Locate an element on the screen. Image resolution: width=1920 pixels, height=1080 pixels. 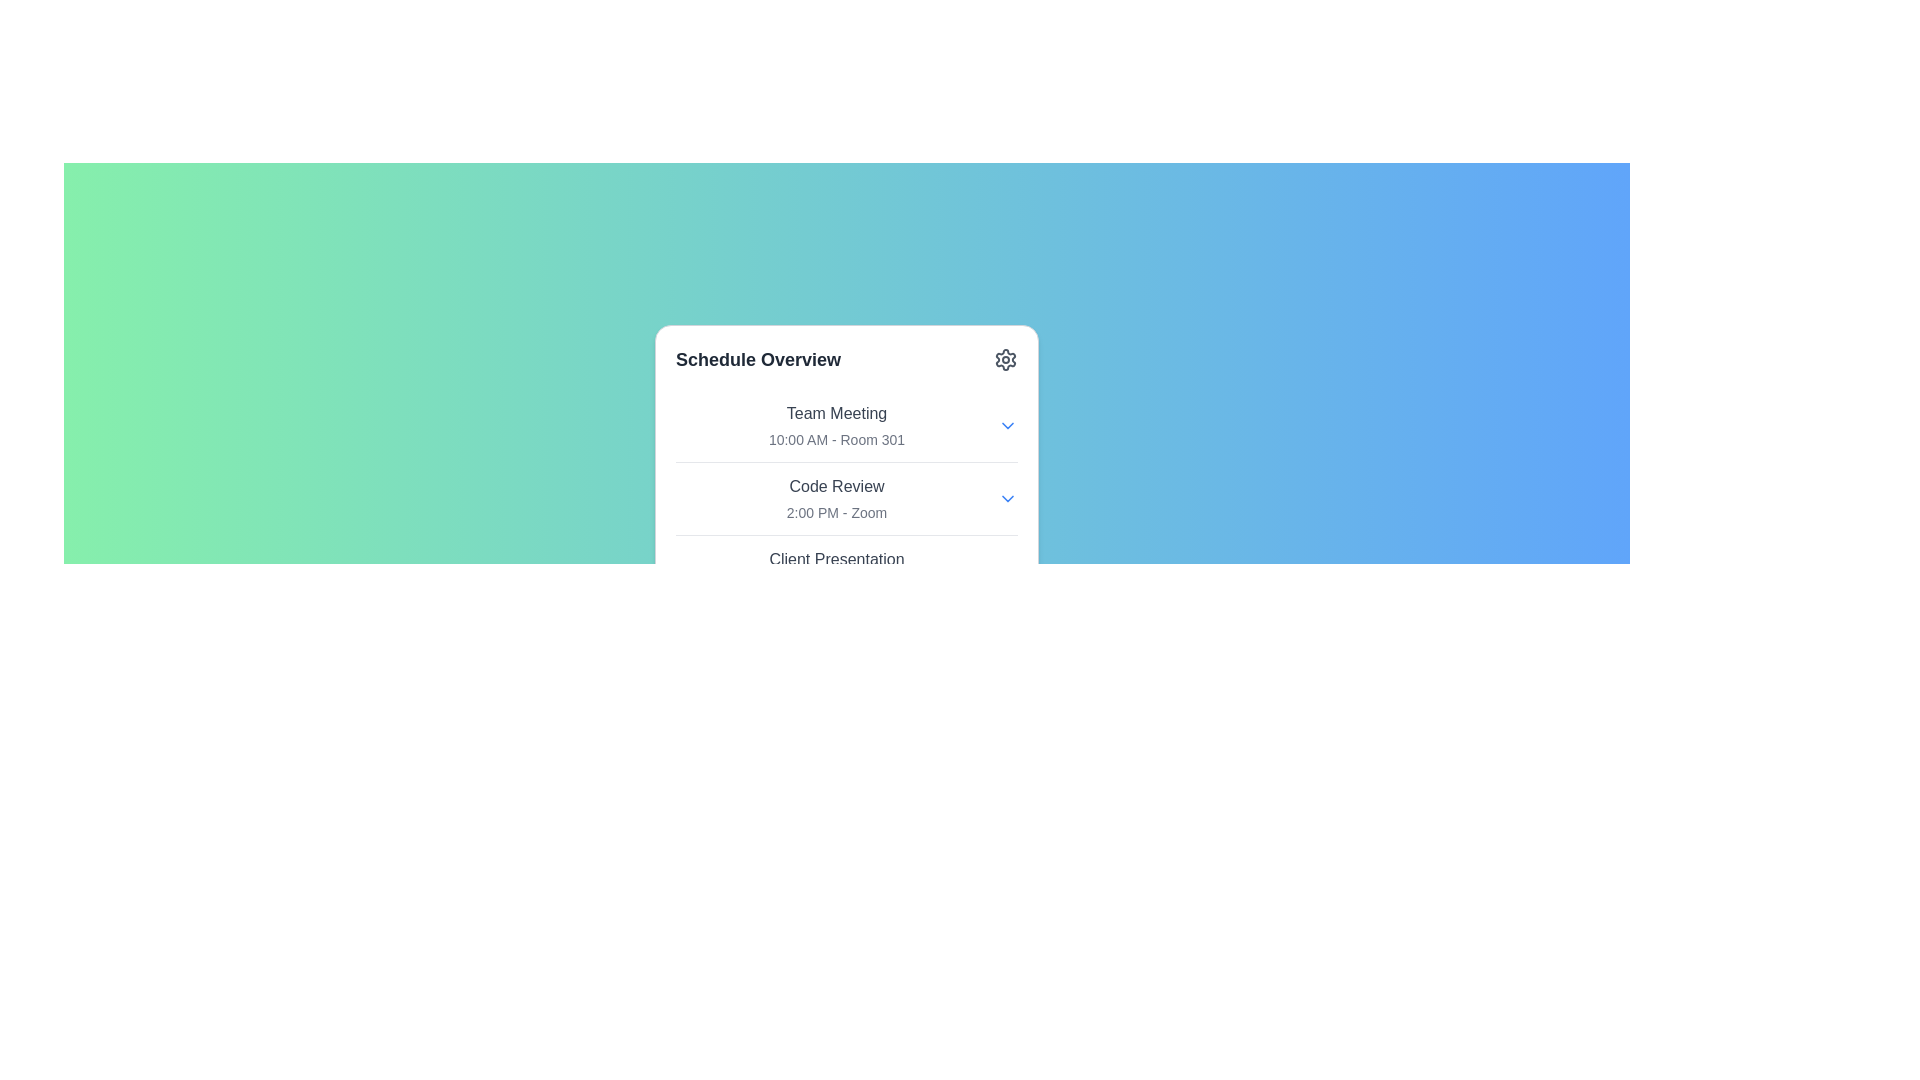
the 'Client Presentation' text label, which is a bold, gray-colored label displayed in a medium font within the schedule card, located in the third slot of the 'Schedule Overview' is located at coordinates (836, 559).